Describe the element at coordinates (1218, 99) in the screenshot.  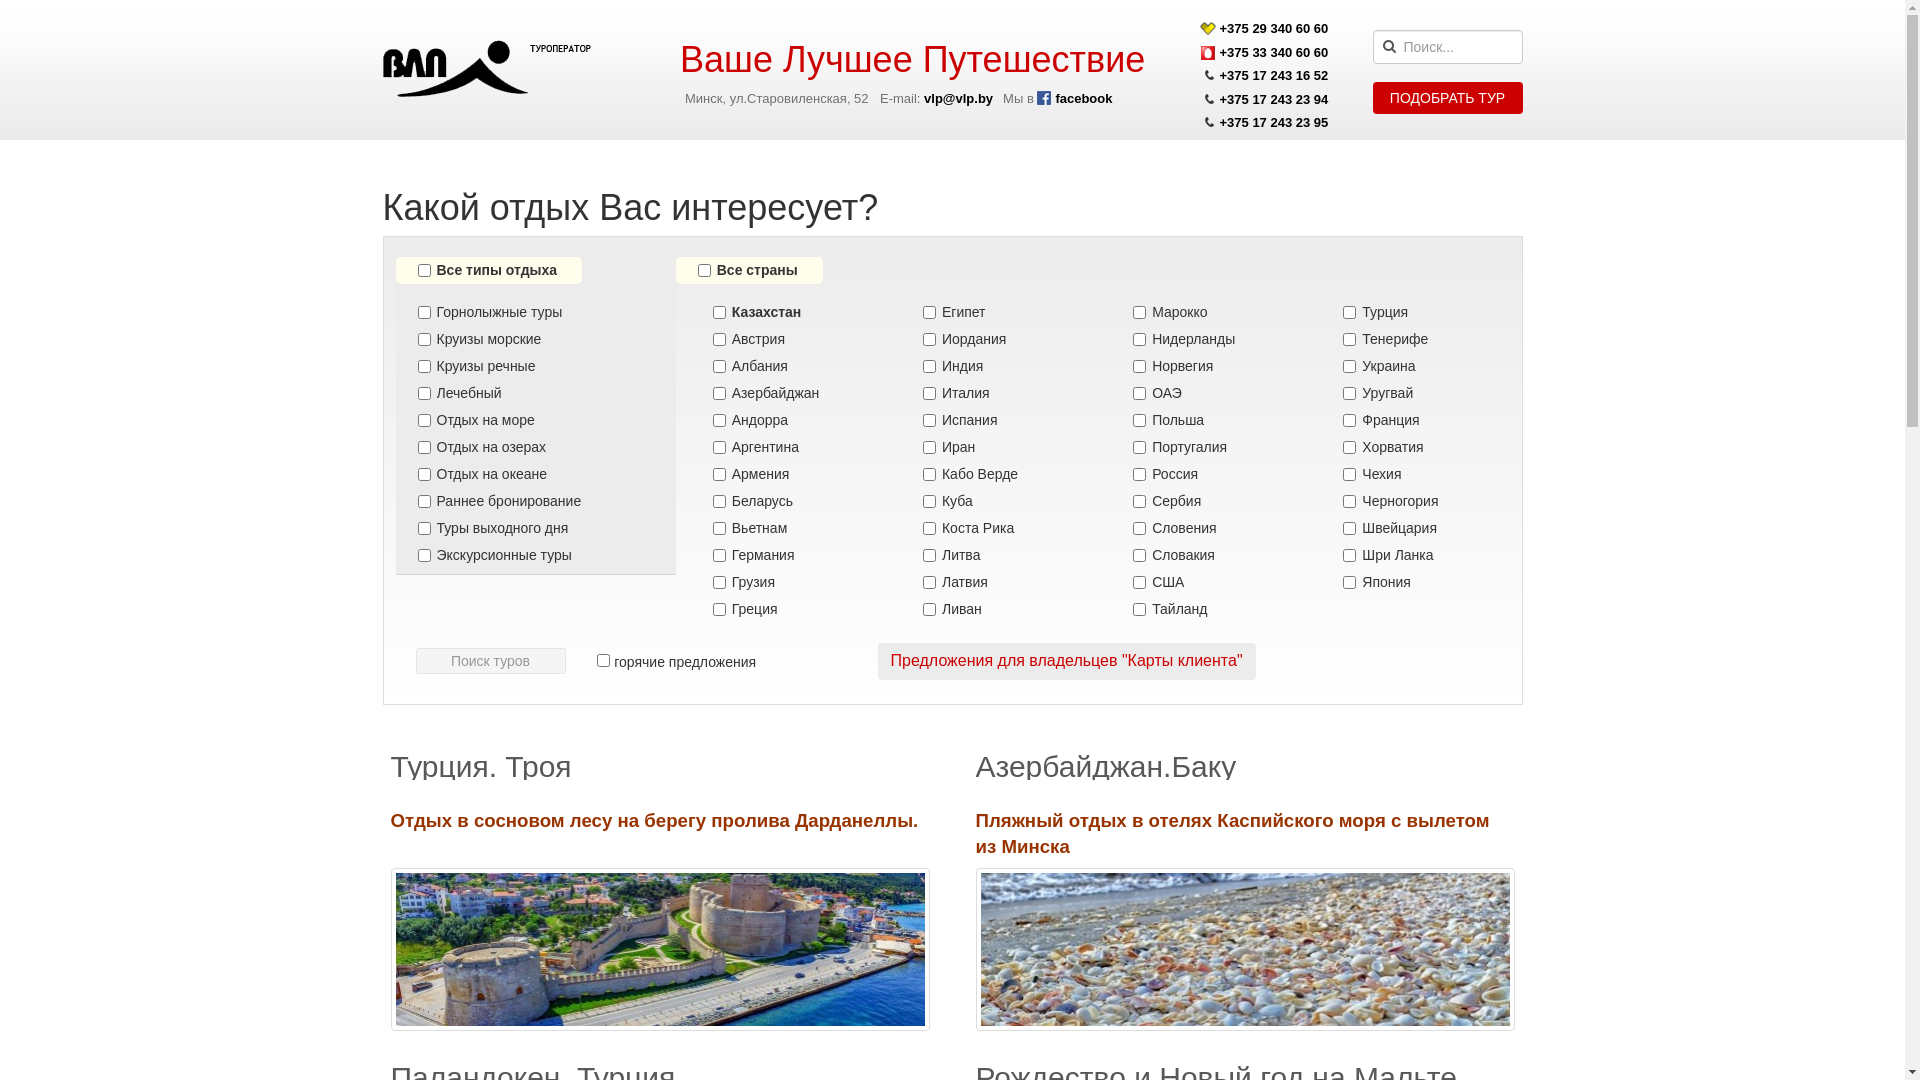
I see `'+375 17 243 23 94'` at that location.